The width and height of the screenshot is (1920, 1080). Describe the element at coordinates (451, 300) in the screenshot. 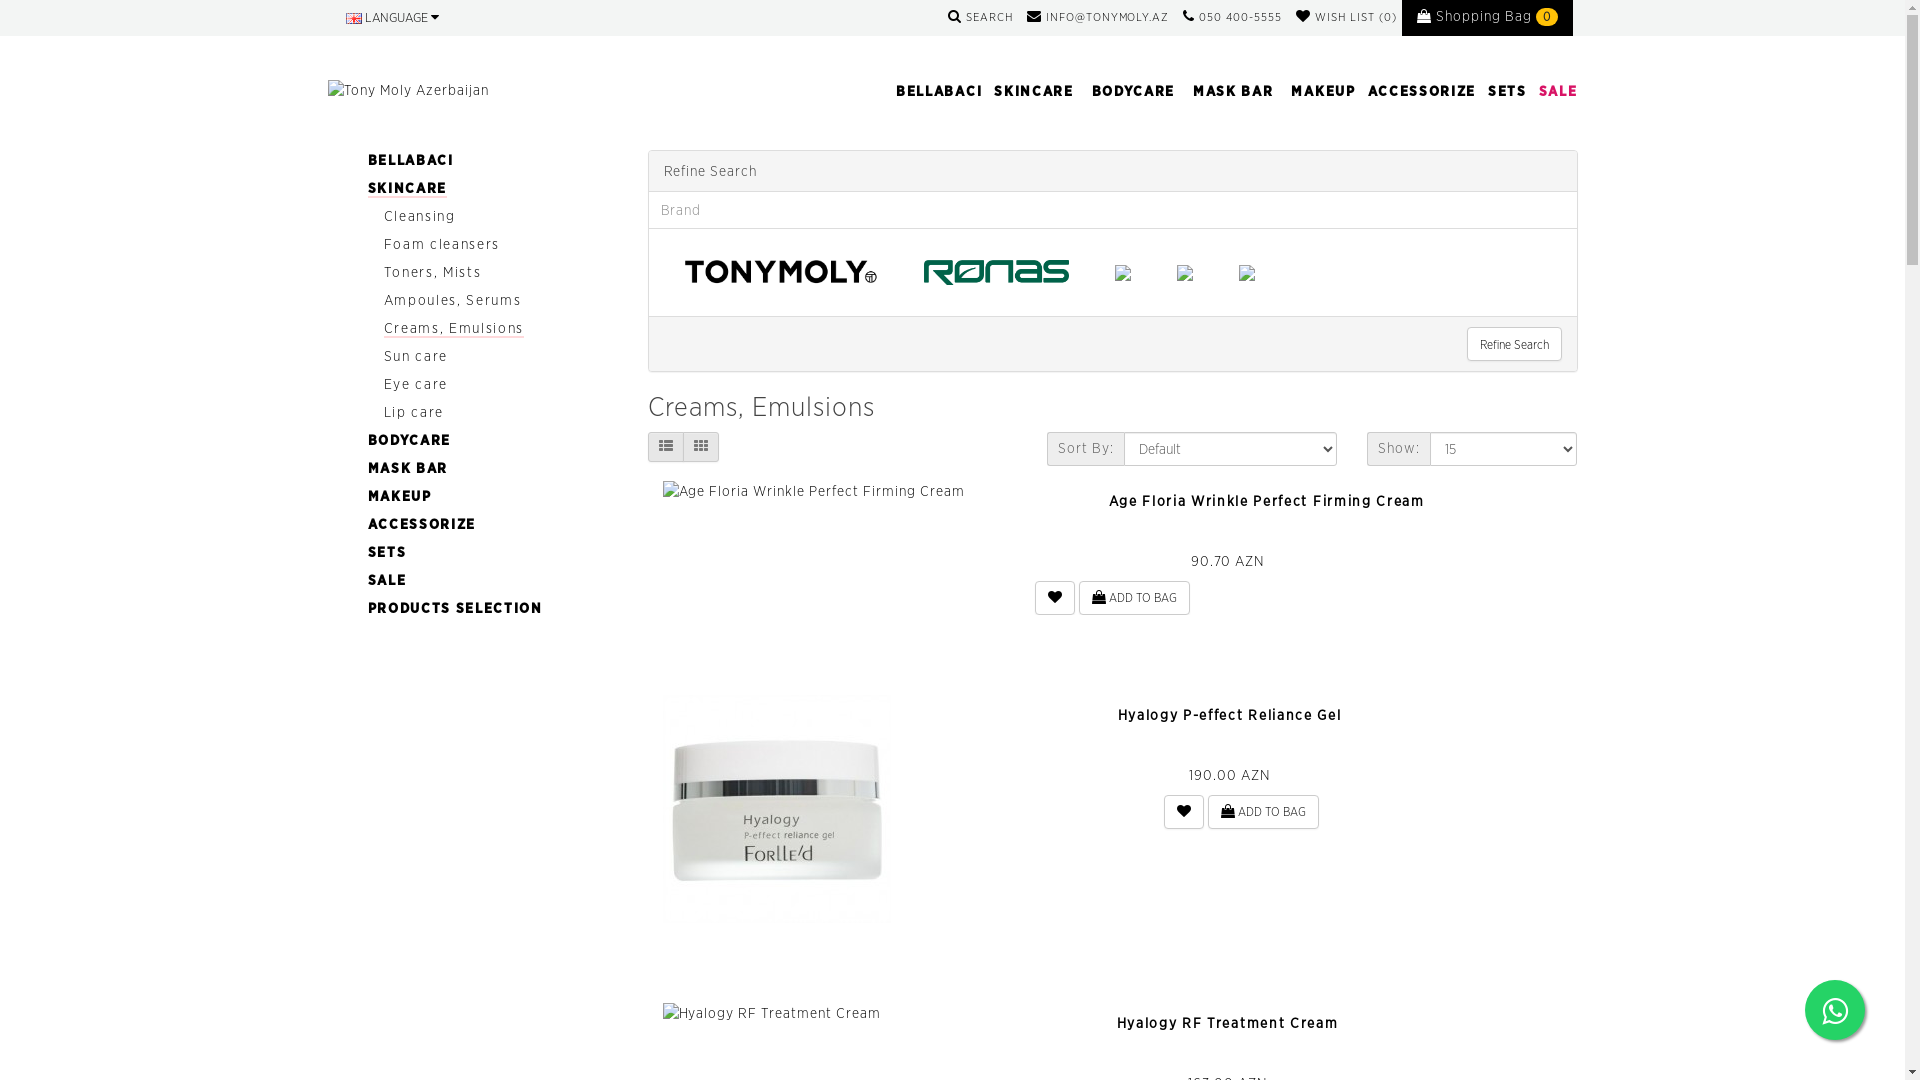

I see `'Ampoules, Serums'` at that location.